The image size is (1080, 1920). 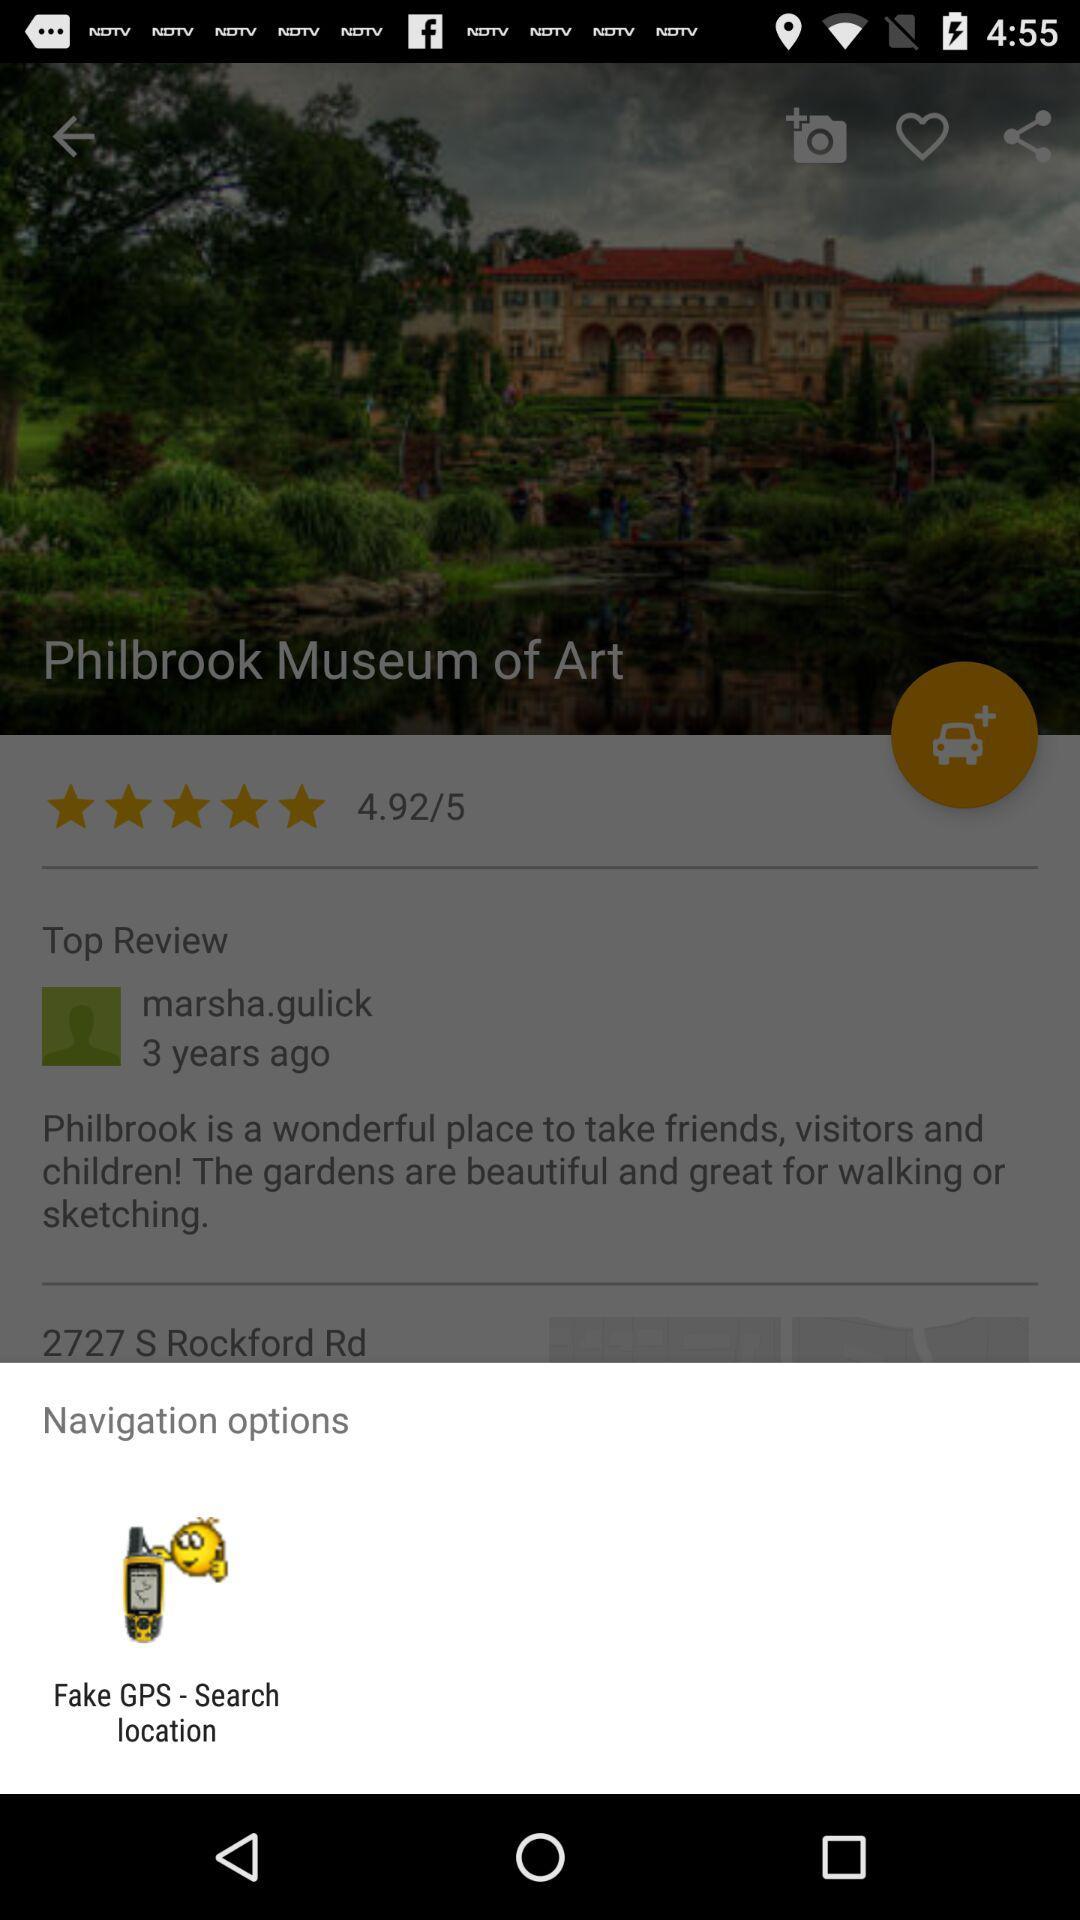 What do you see at coordinates (165, 1711) in the screenshot?
I see `the fake gps search app` at bounding box center [165, 1711].